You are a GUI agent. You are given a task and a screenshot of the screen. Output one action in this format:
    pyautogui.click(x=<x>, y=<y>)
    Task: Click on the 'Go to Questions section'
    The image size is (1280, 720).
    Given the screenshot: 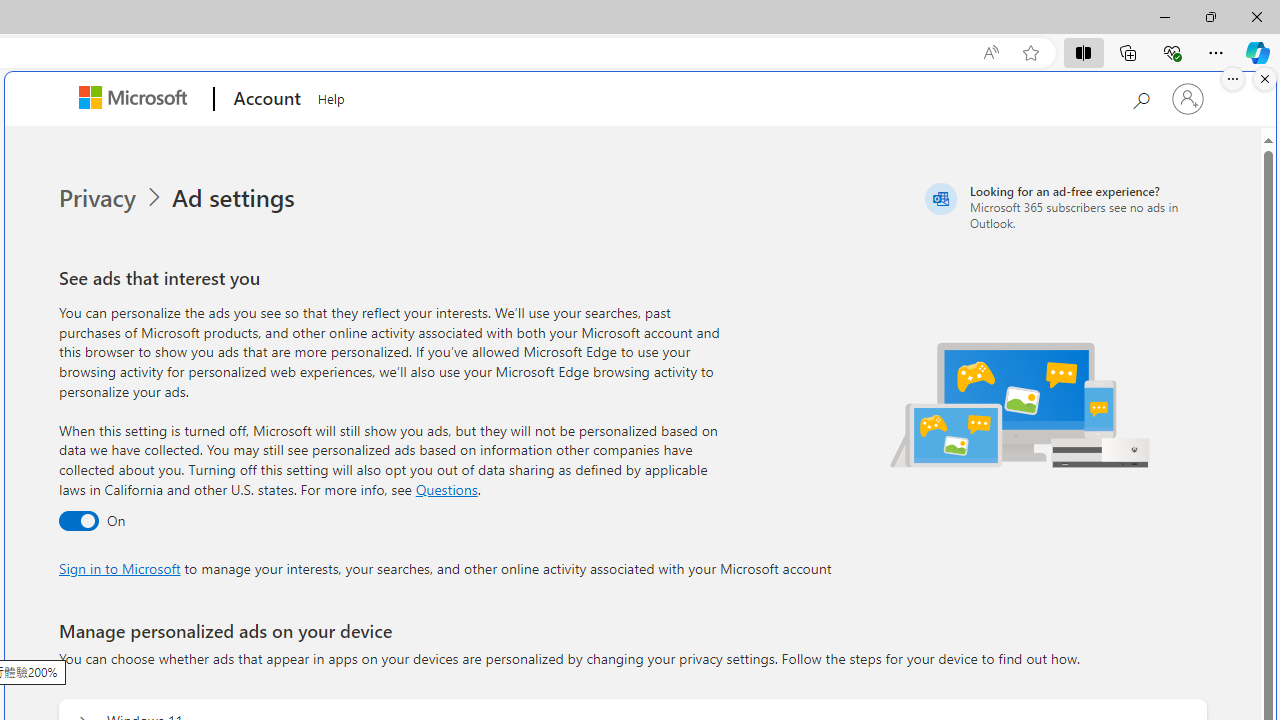 What is the action you would take?
    pyautogui.click(x=445, y=488)
    